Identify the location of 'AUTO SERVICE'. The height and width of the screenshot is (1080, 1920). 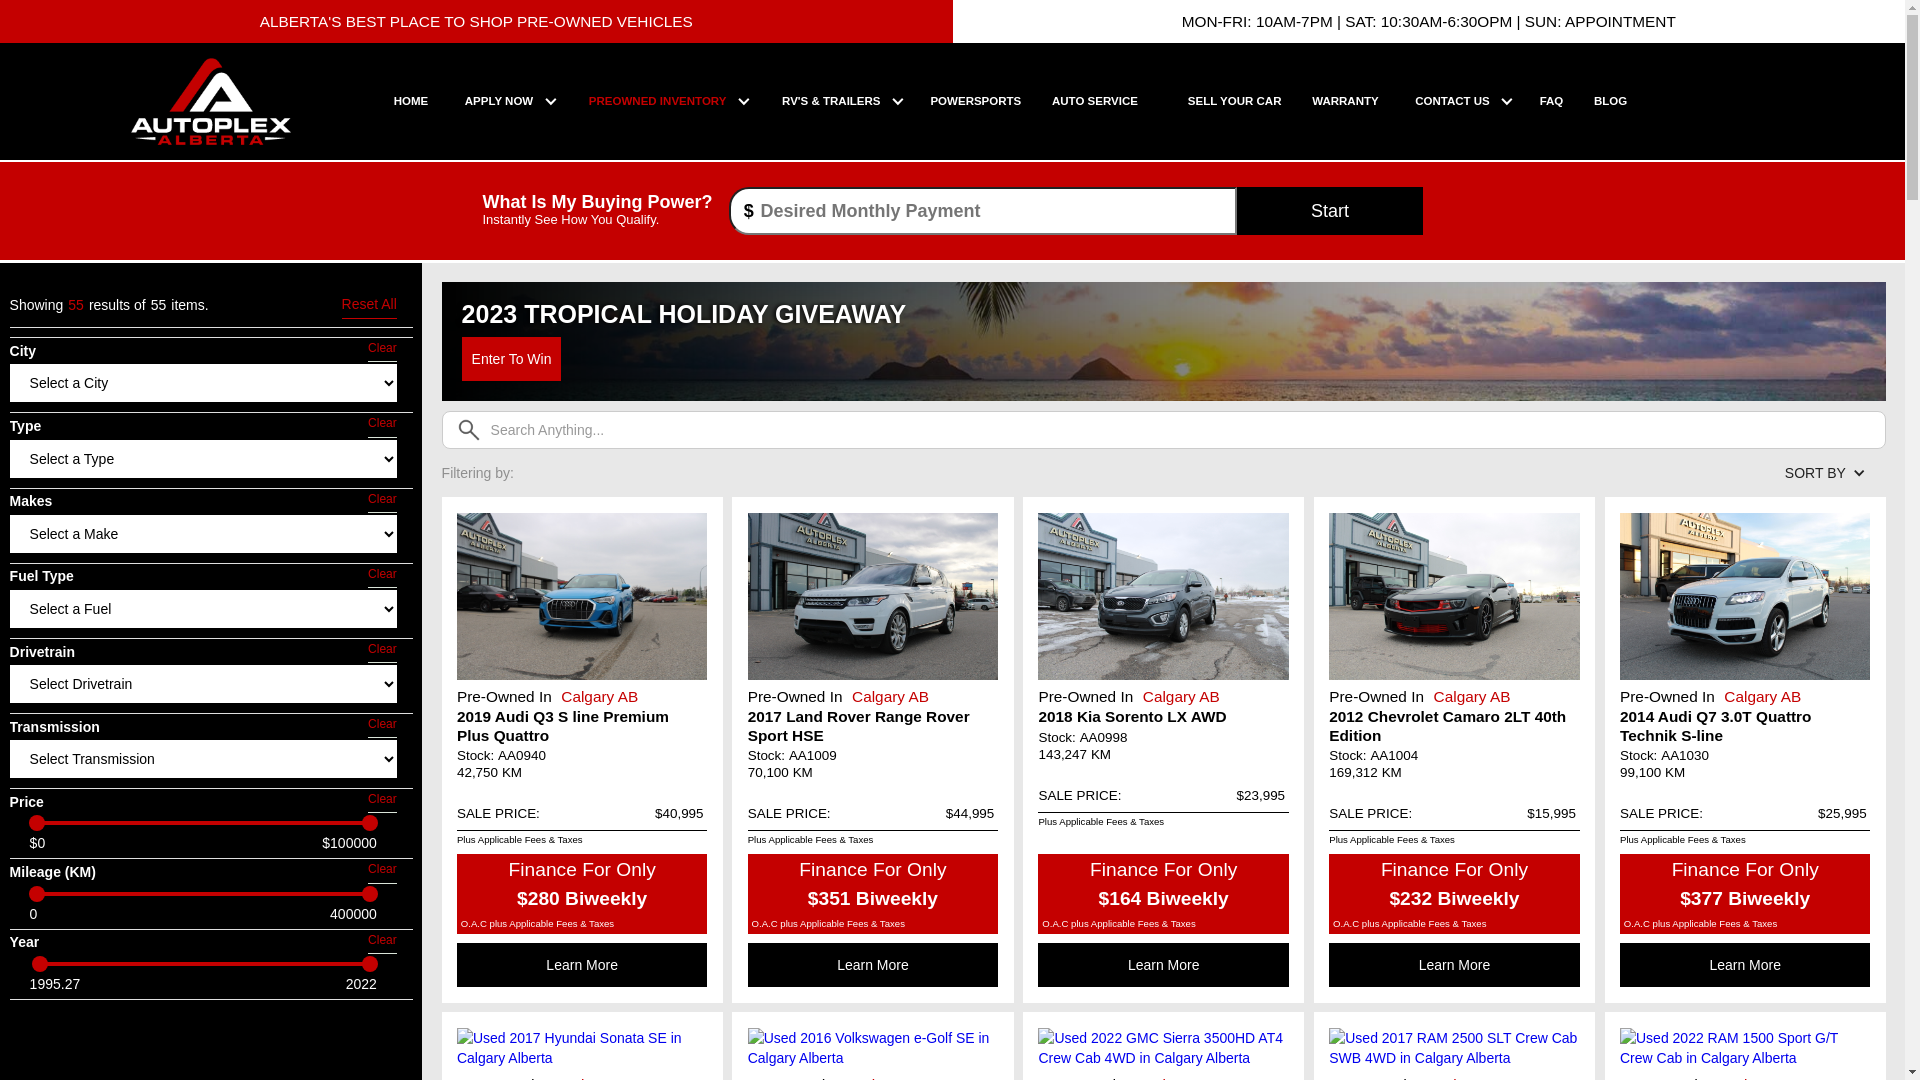
(1045, 101).